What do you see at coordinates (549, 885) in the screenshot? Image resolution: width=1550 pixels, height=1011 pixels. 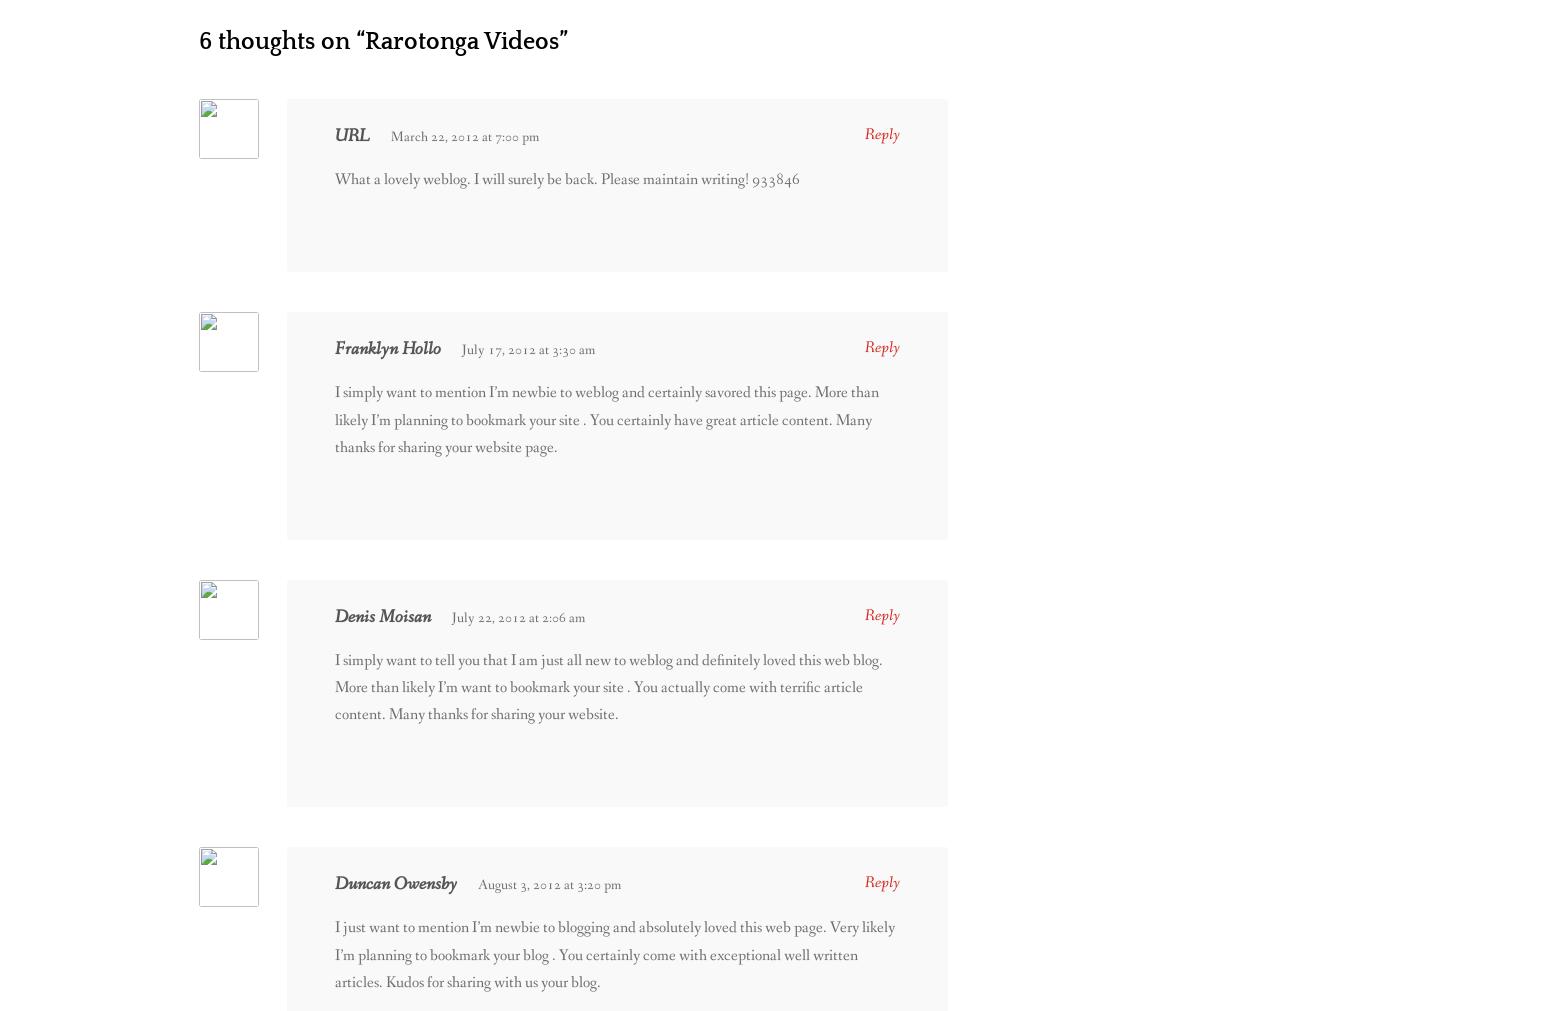 I see `'August 3, 2012 at 3:20 pm'` at bounding box center [549, 885].